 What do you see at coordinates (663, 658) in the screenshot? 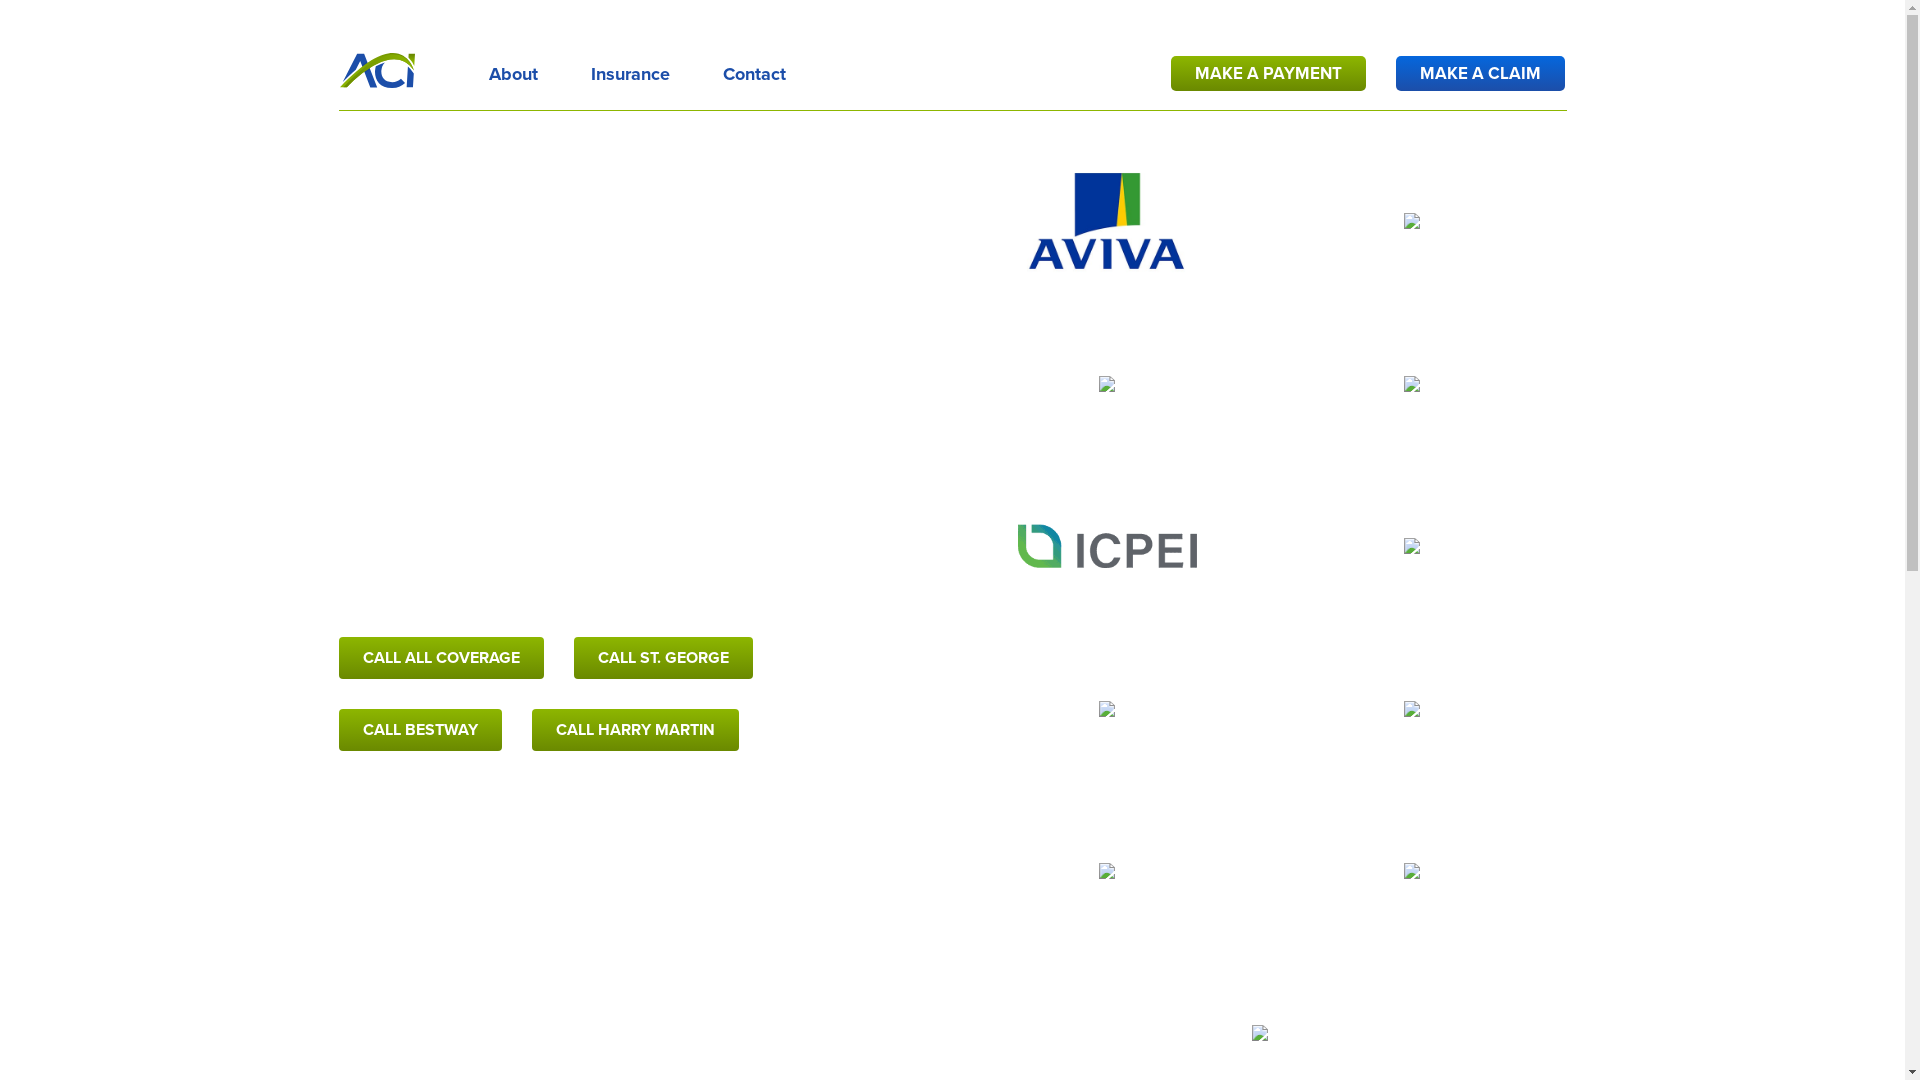
I see `'CALL ST. GEORGE'` at bounding box center [663, 658].